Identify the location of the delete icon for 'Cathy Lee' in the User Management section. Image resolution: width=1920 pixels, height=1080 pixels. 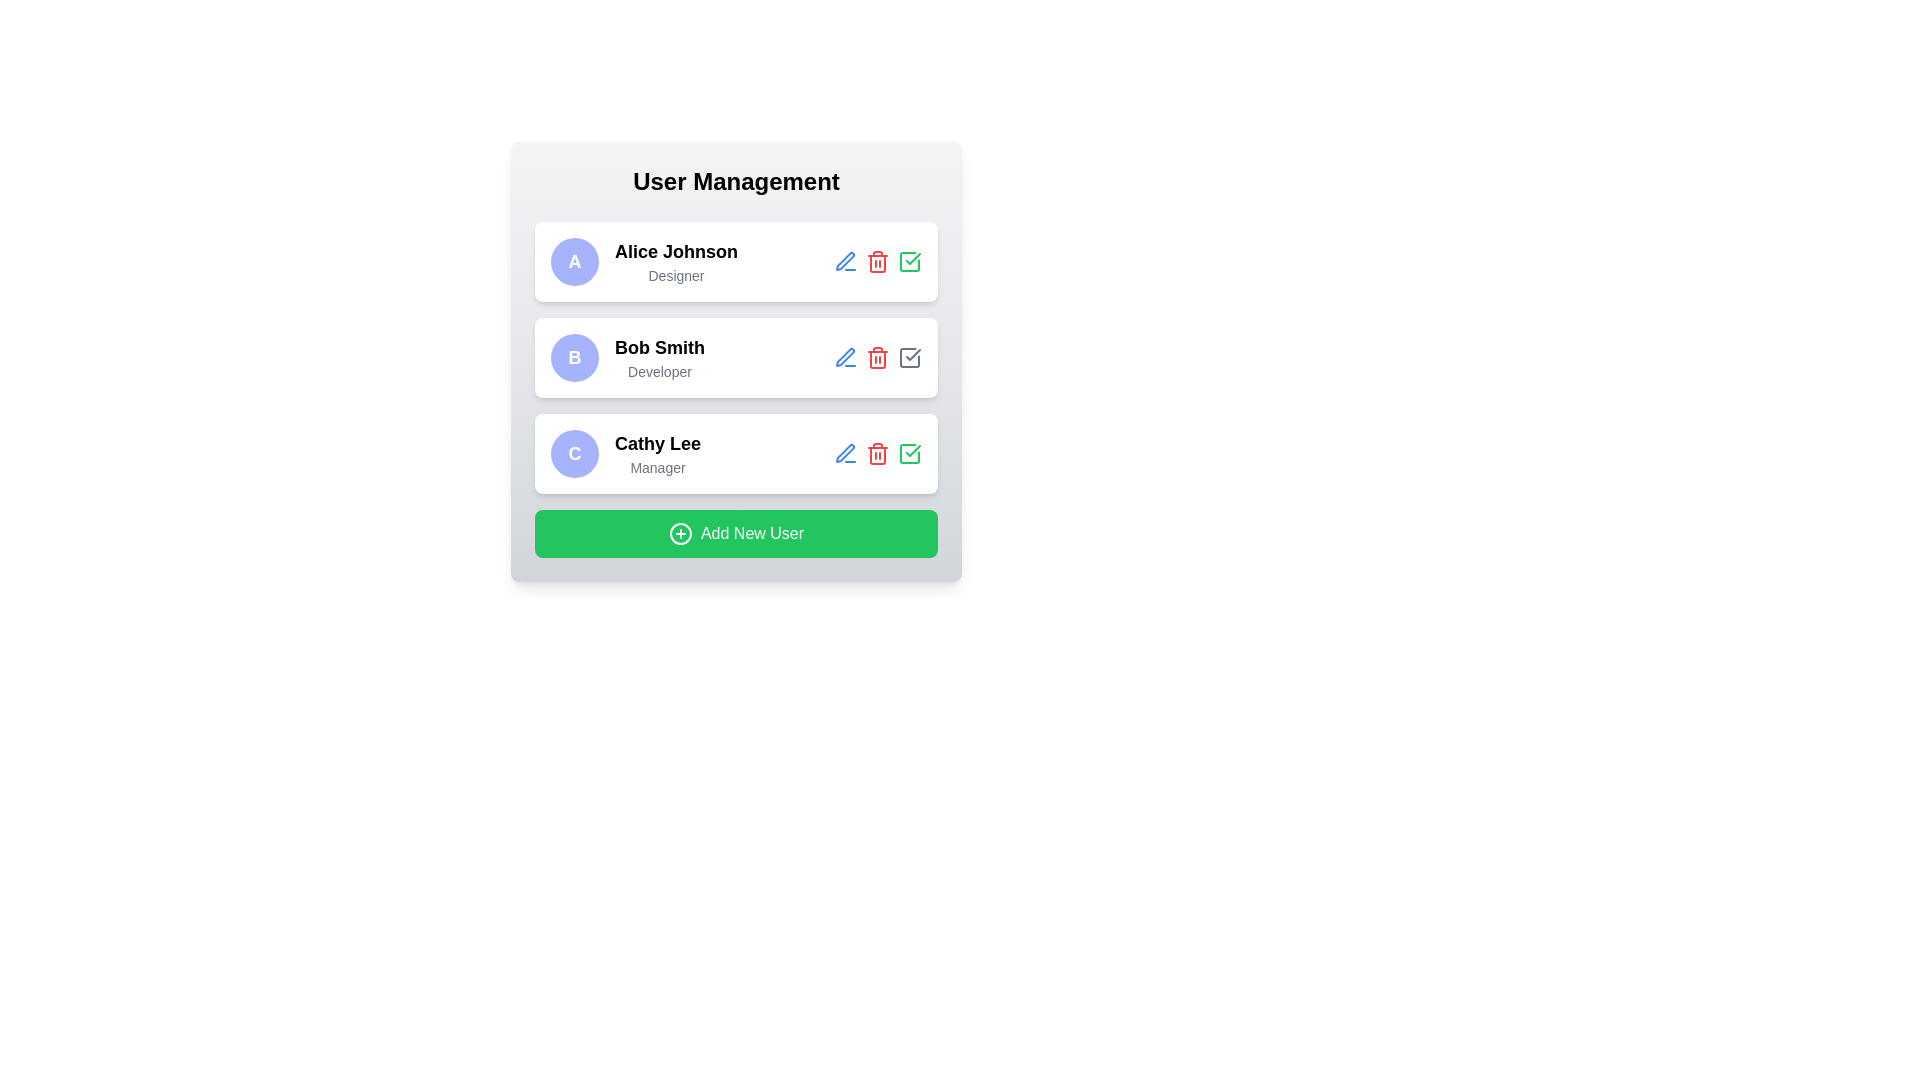
(878, 454).